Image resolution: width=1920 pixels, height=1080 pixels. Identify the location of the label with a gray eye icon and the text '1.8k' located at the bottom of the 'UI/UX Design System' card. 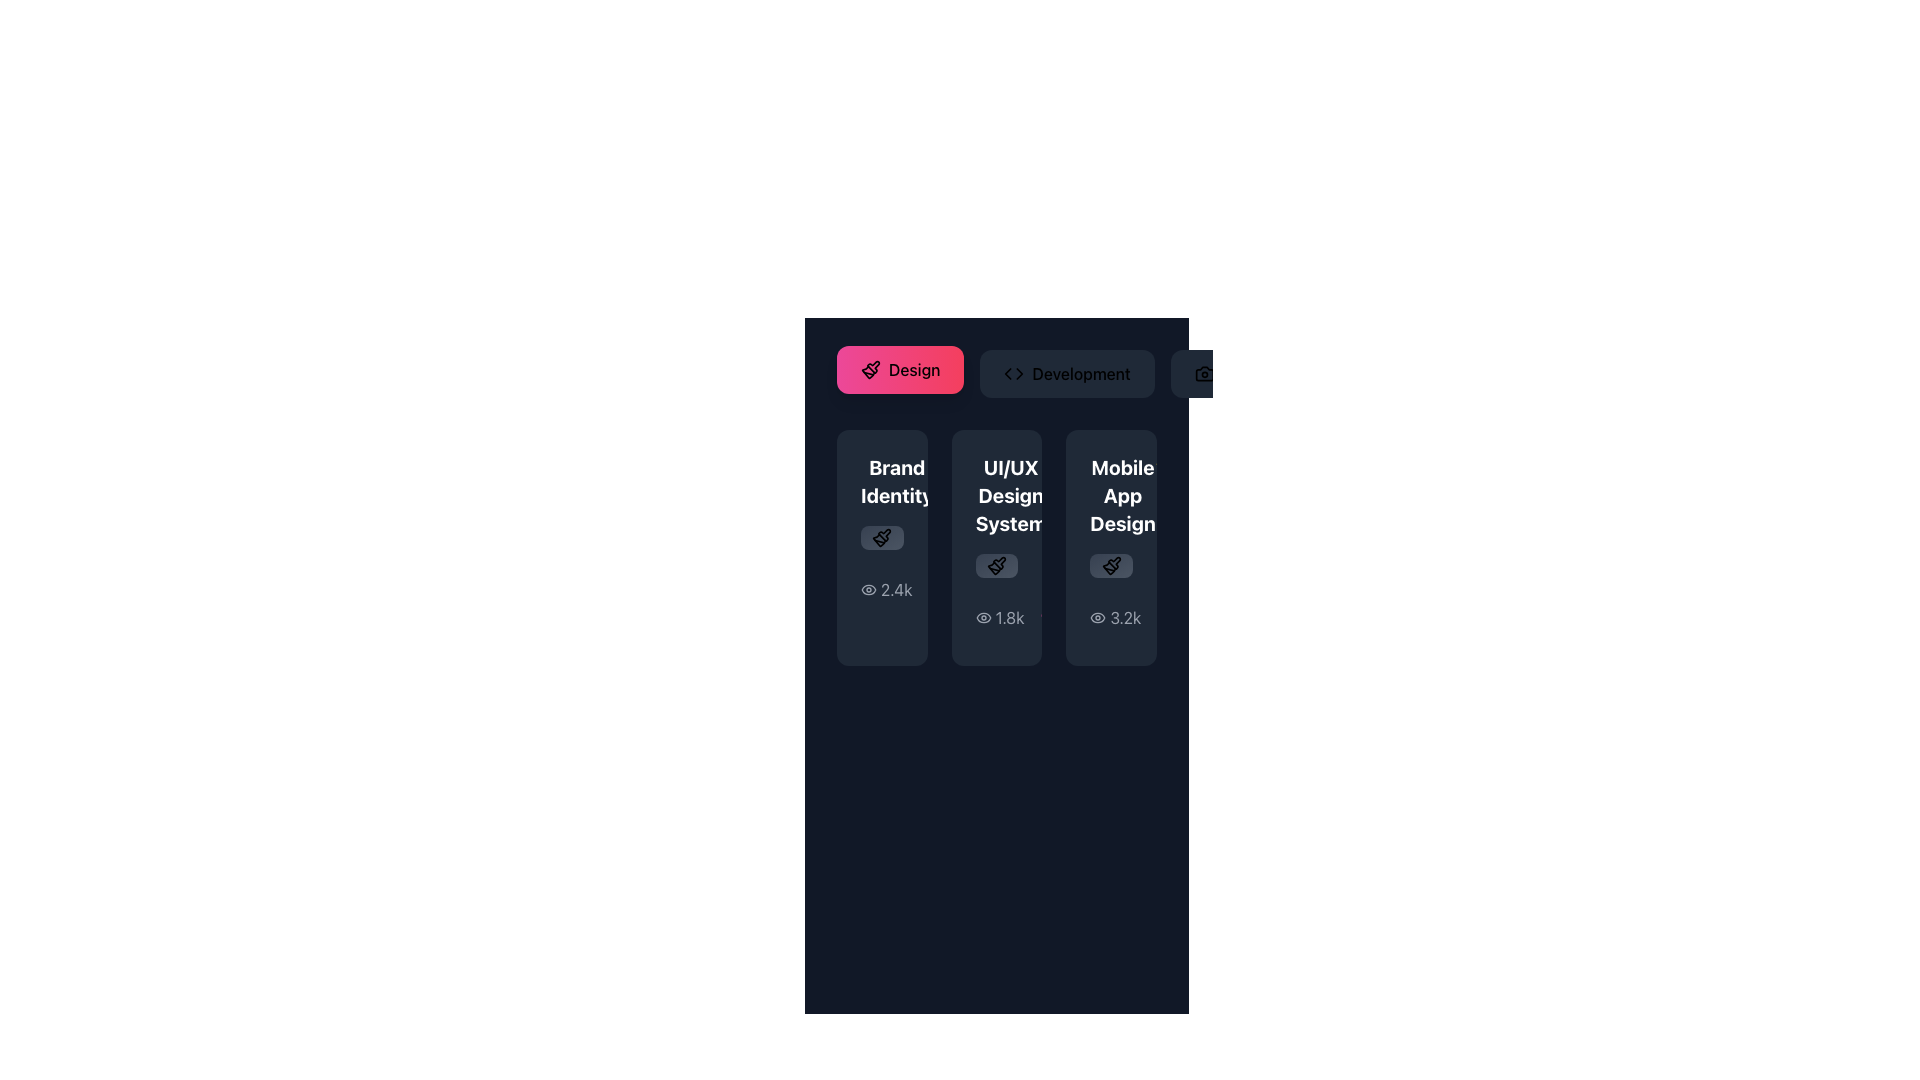
(997, 616).